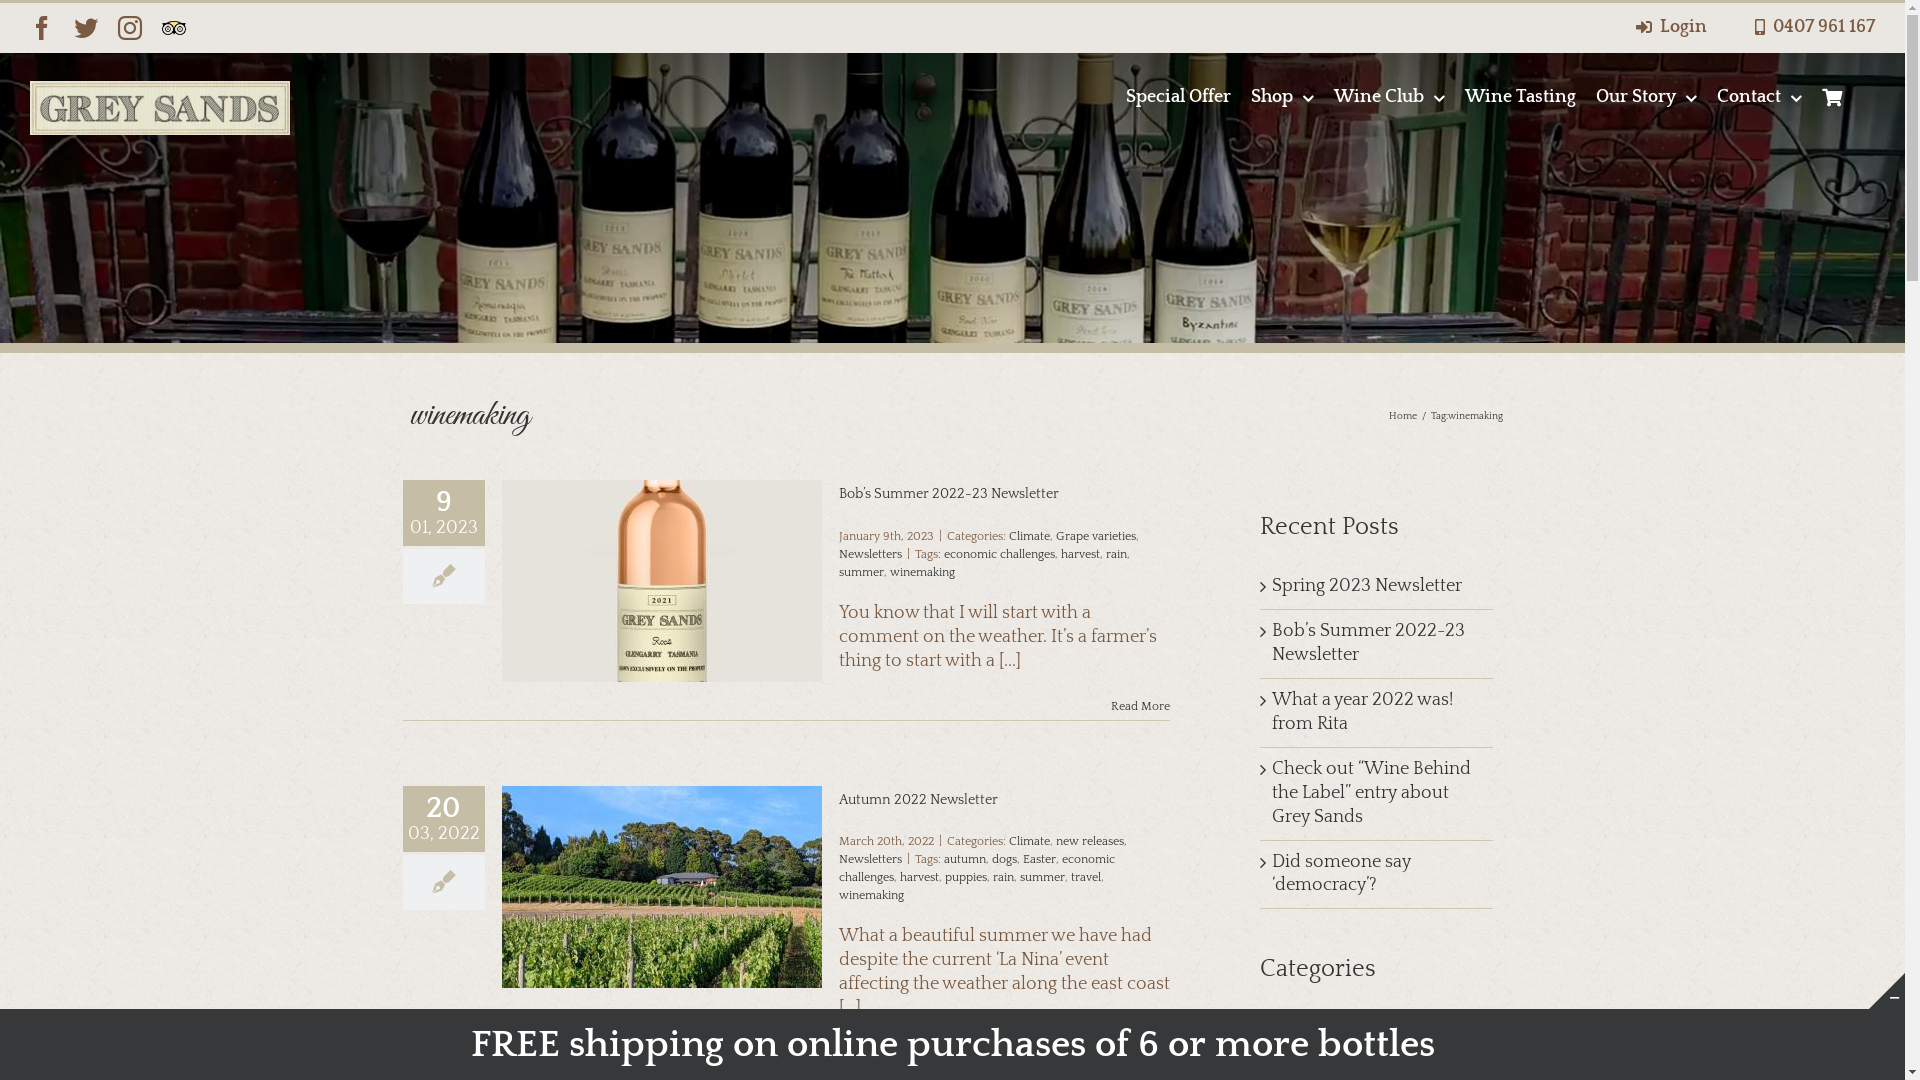 The height and width of the screenshot is (1080, 1920). Describe the element at coordinates (964, 858) in the screenshot. I see `'autumn'` at that location.